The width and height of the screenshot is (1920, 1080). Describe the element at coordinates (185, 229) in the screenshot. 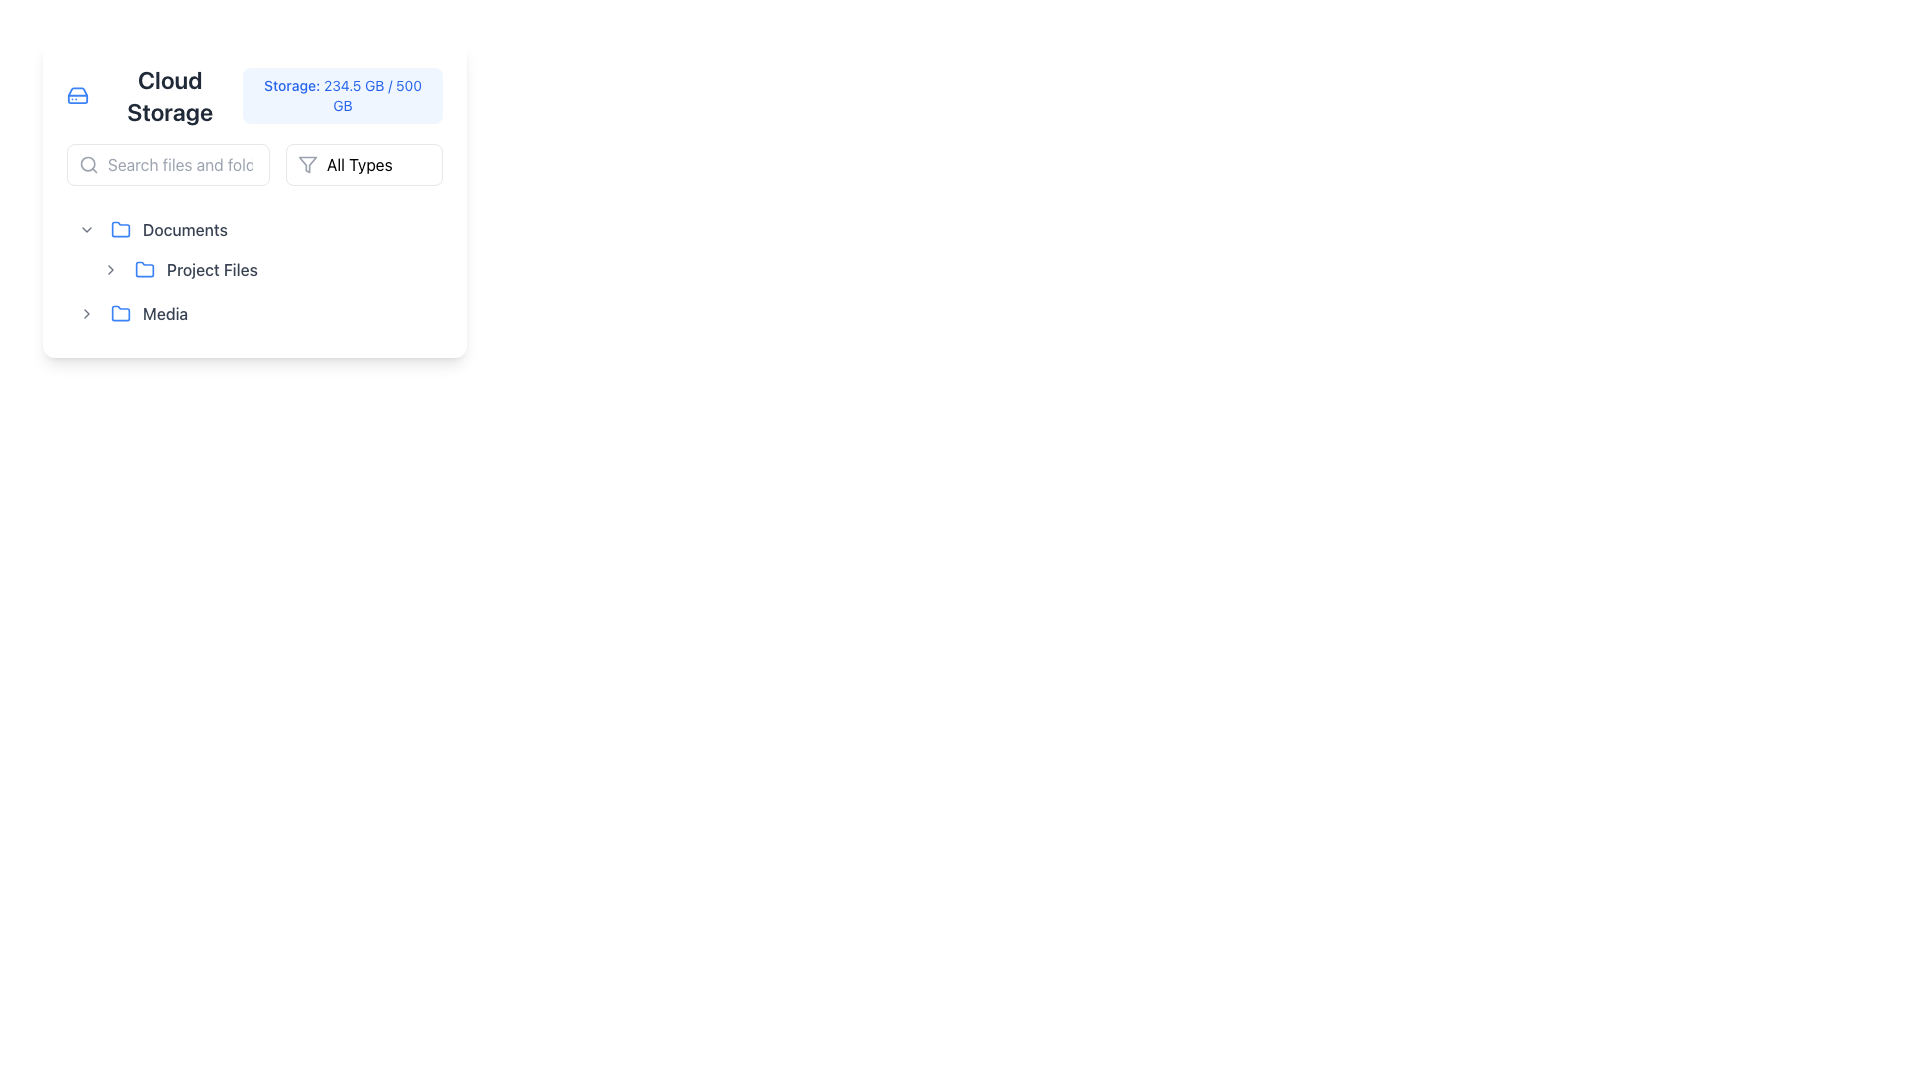

I see `the 'Documents' text label in the cloud storage navigation panel` at that location.